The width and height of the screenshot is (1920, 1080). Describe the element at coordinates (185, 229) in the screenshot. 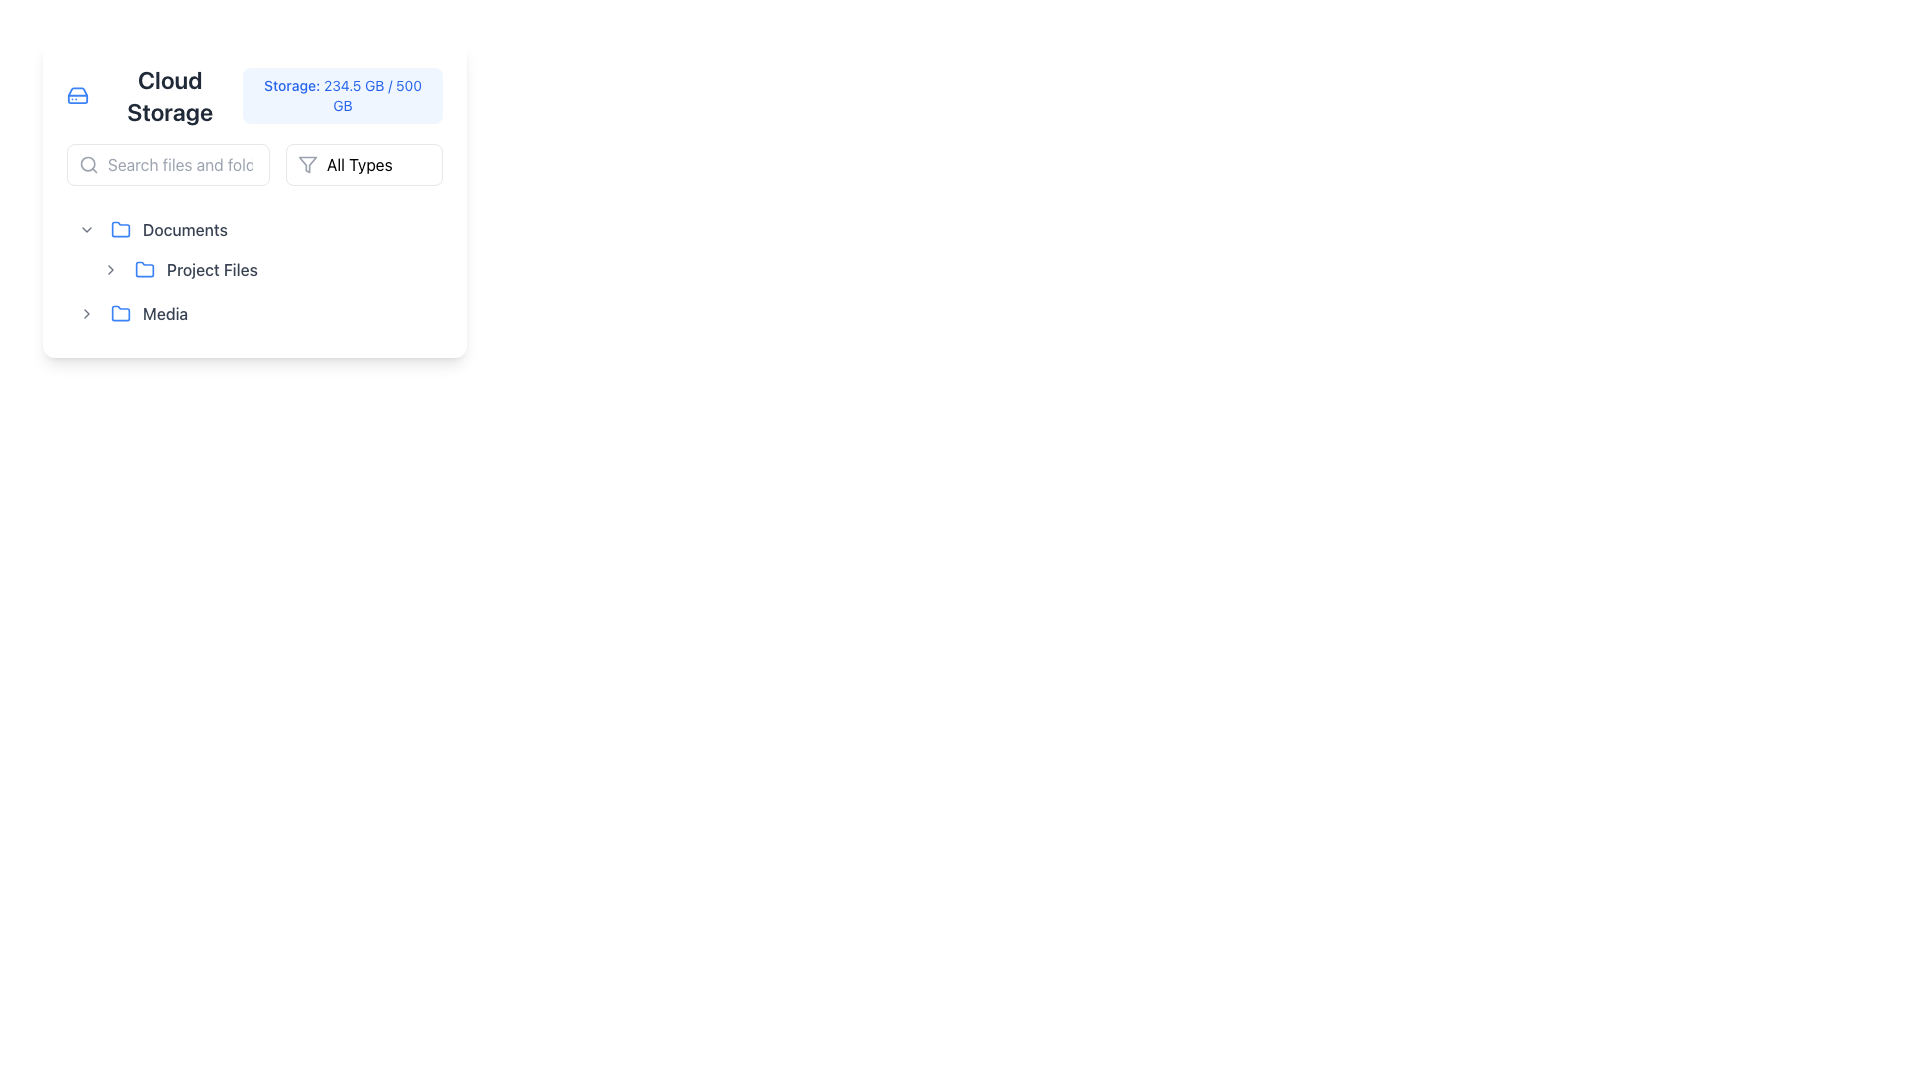

I see `the 'Documents' text label in the cloud storage navigation panel` at that location.